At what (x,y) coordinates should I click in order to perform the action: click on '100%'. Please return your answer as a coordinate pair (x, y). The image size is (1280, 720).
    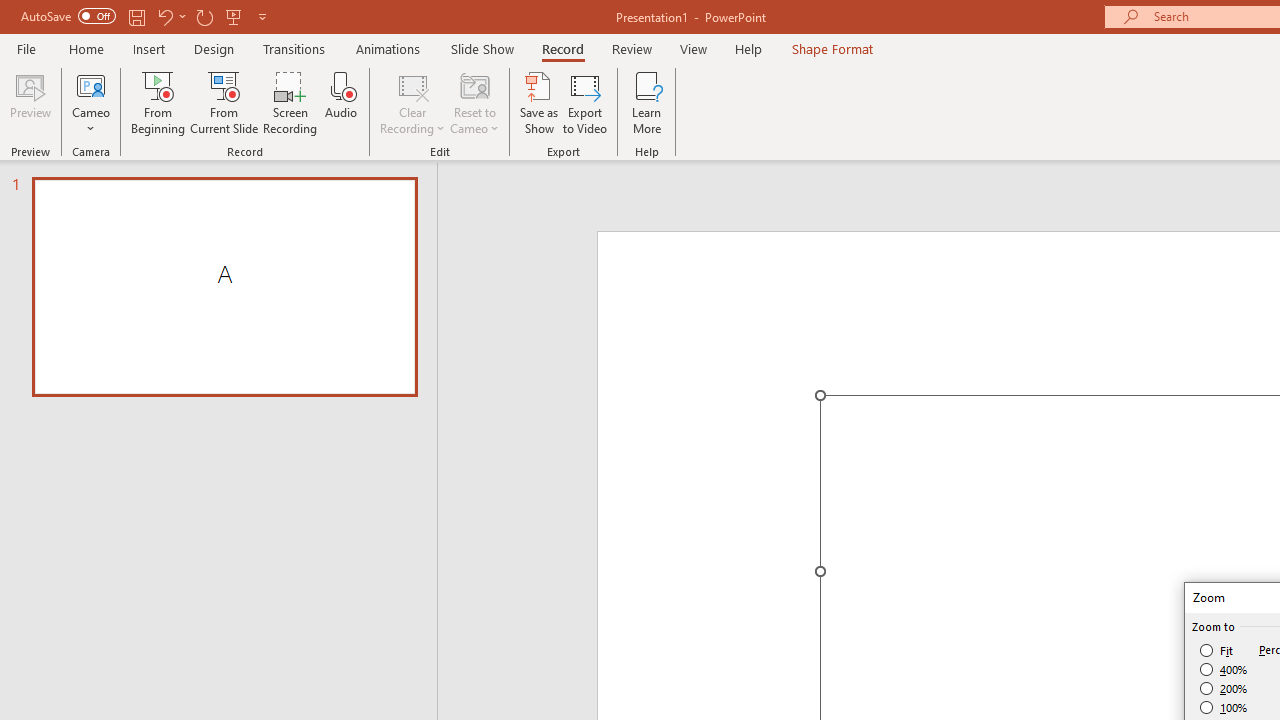
    Looking at the image, I should click on (1223, 706).